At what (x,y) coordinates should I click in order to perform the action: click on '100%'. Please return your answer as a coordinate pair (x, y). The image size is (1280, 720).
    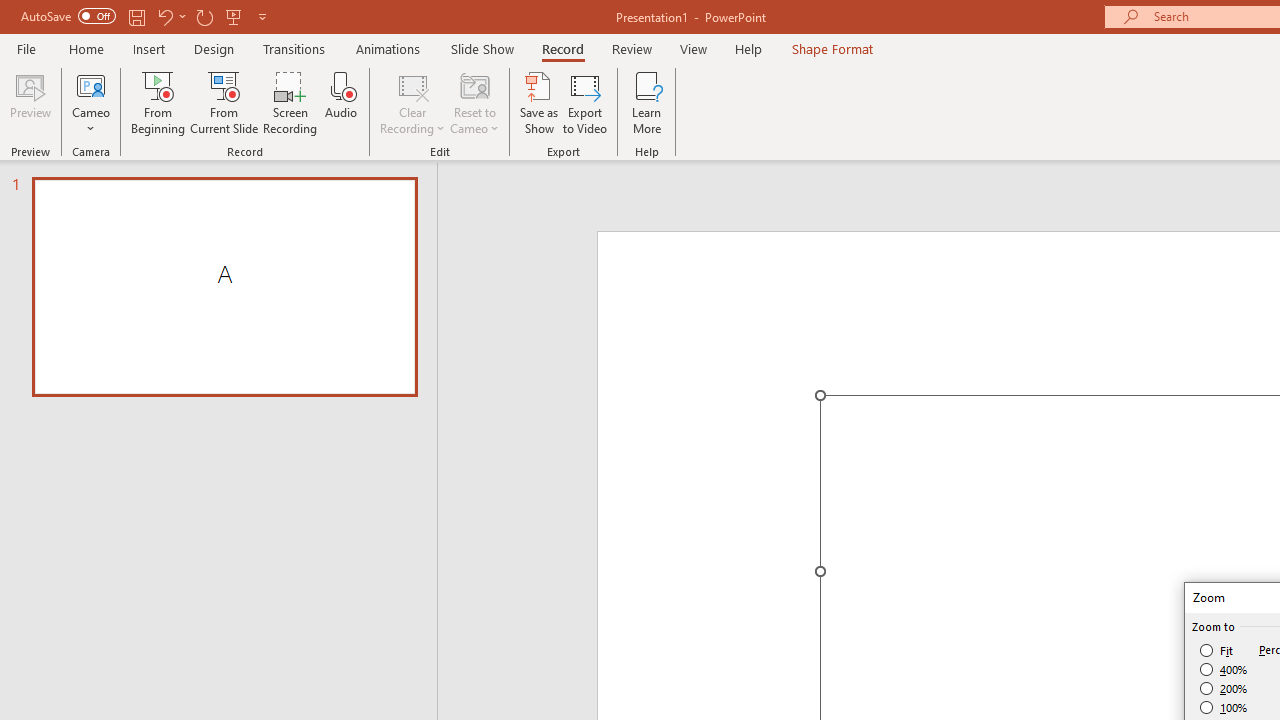
    Looking at the image, I should click on (1223, 706).